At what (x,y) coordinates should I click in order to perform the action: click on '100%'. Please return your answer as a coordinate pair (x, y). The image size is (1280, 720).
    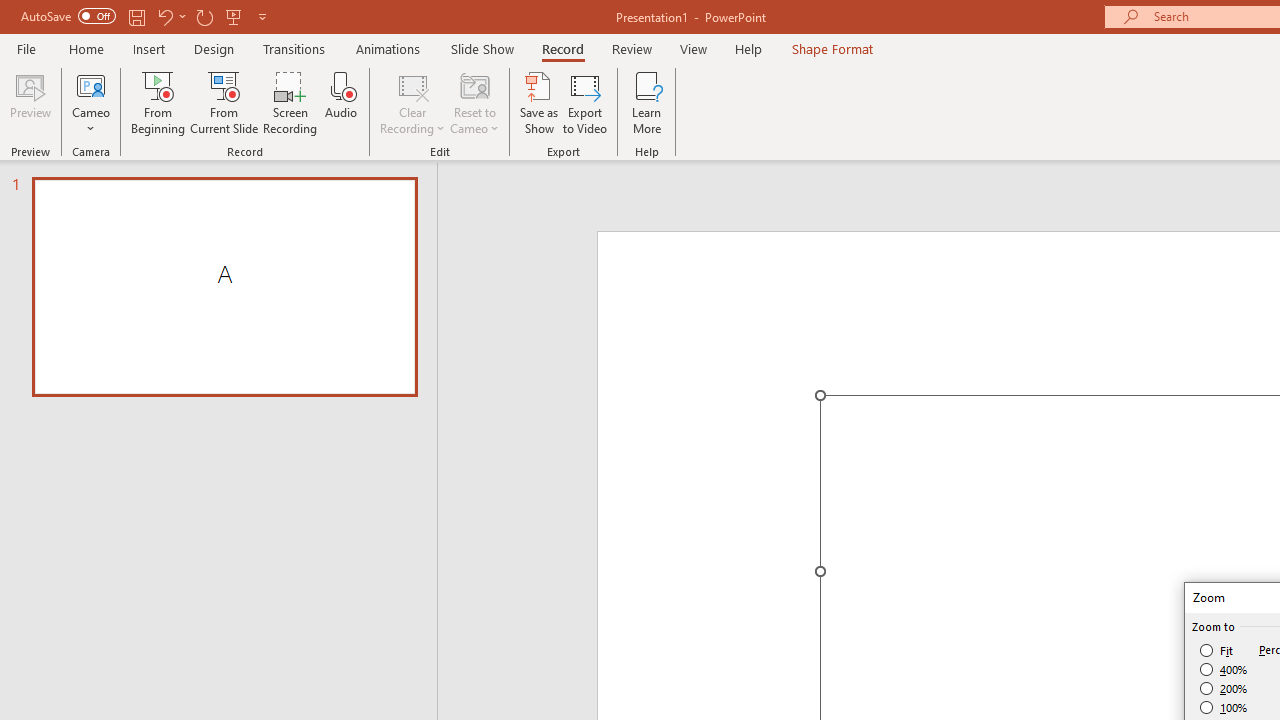
    Looking at the image, I should click on (1223, 706).